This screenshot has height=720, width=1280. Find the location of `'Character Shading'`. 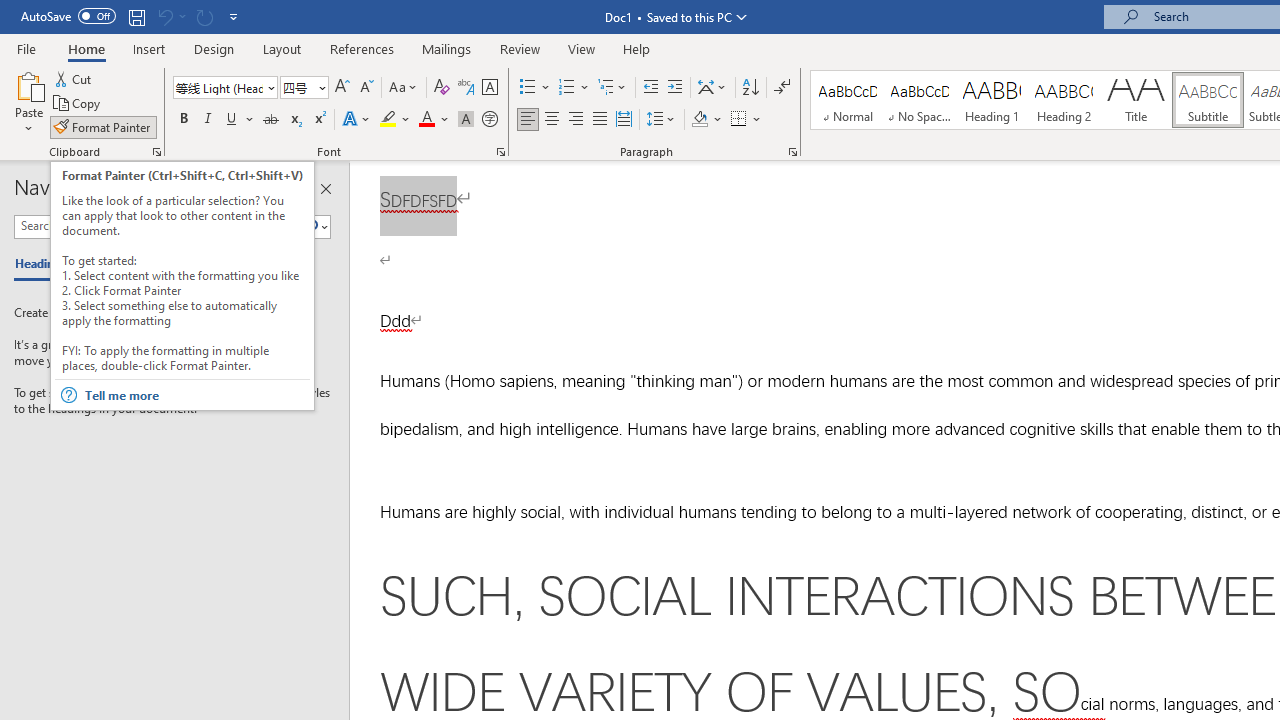

'Character Shading' is located at coordinates (464, 119).